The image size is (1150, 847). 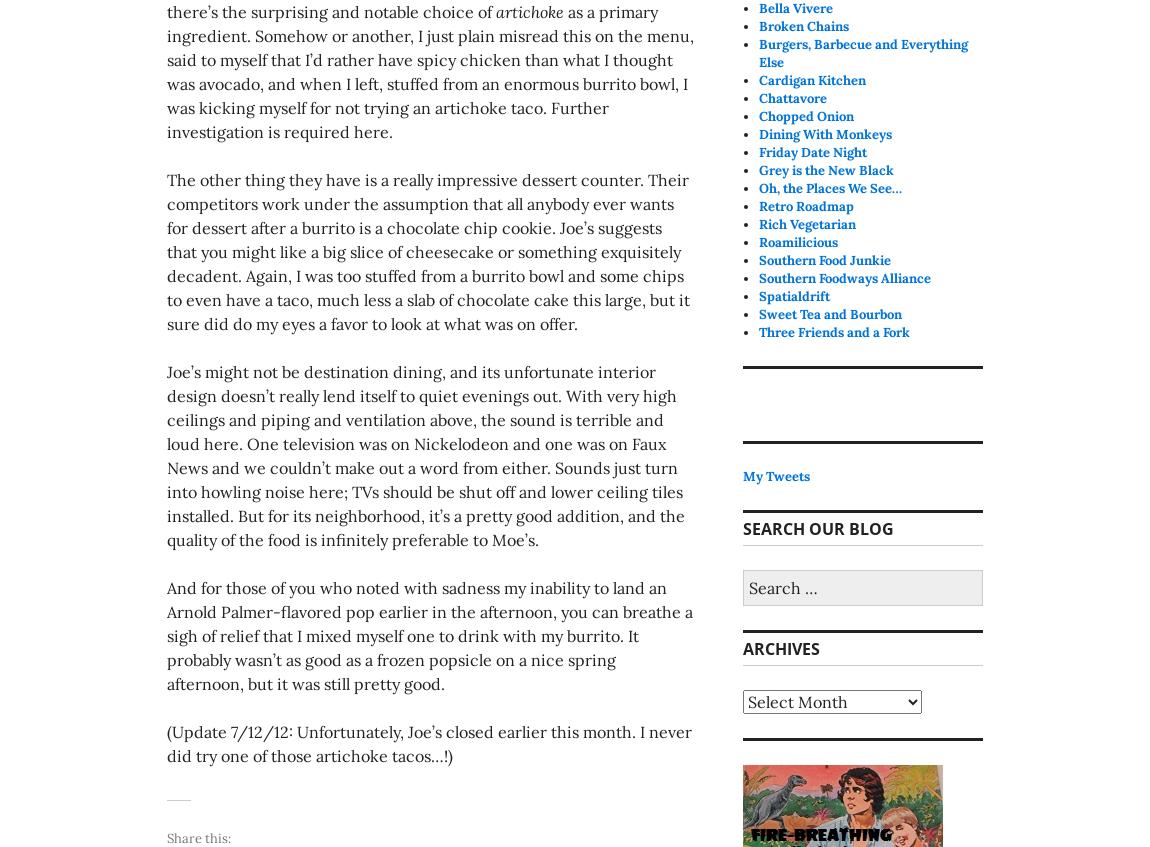 What do you see at coordinates (165, 741) in the screenshot?
I see `'(Update 7/12/12: Unfortunately, Joe’s closed earlier this month.  I never did try one of those artichoke tacos…!)'` at bounding box center [165, 741].